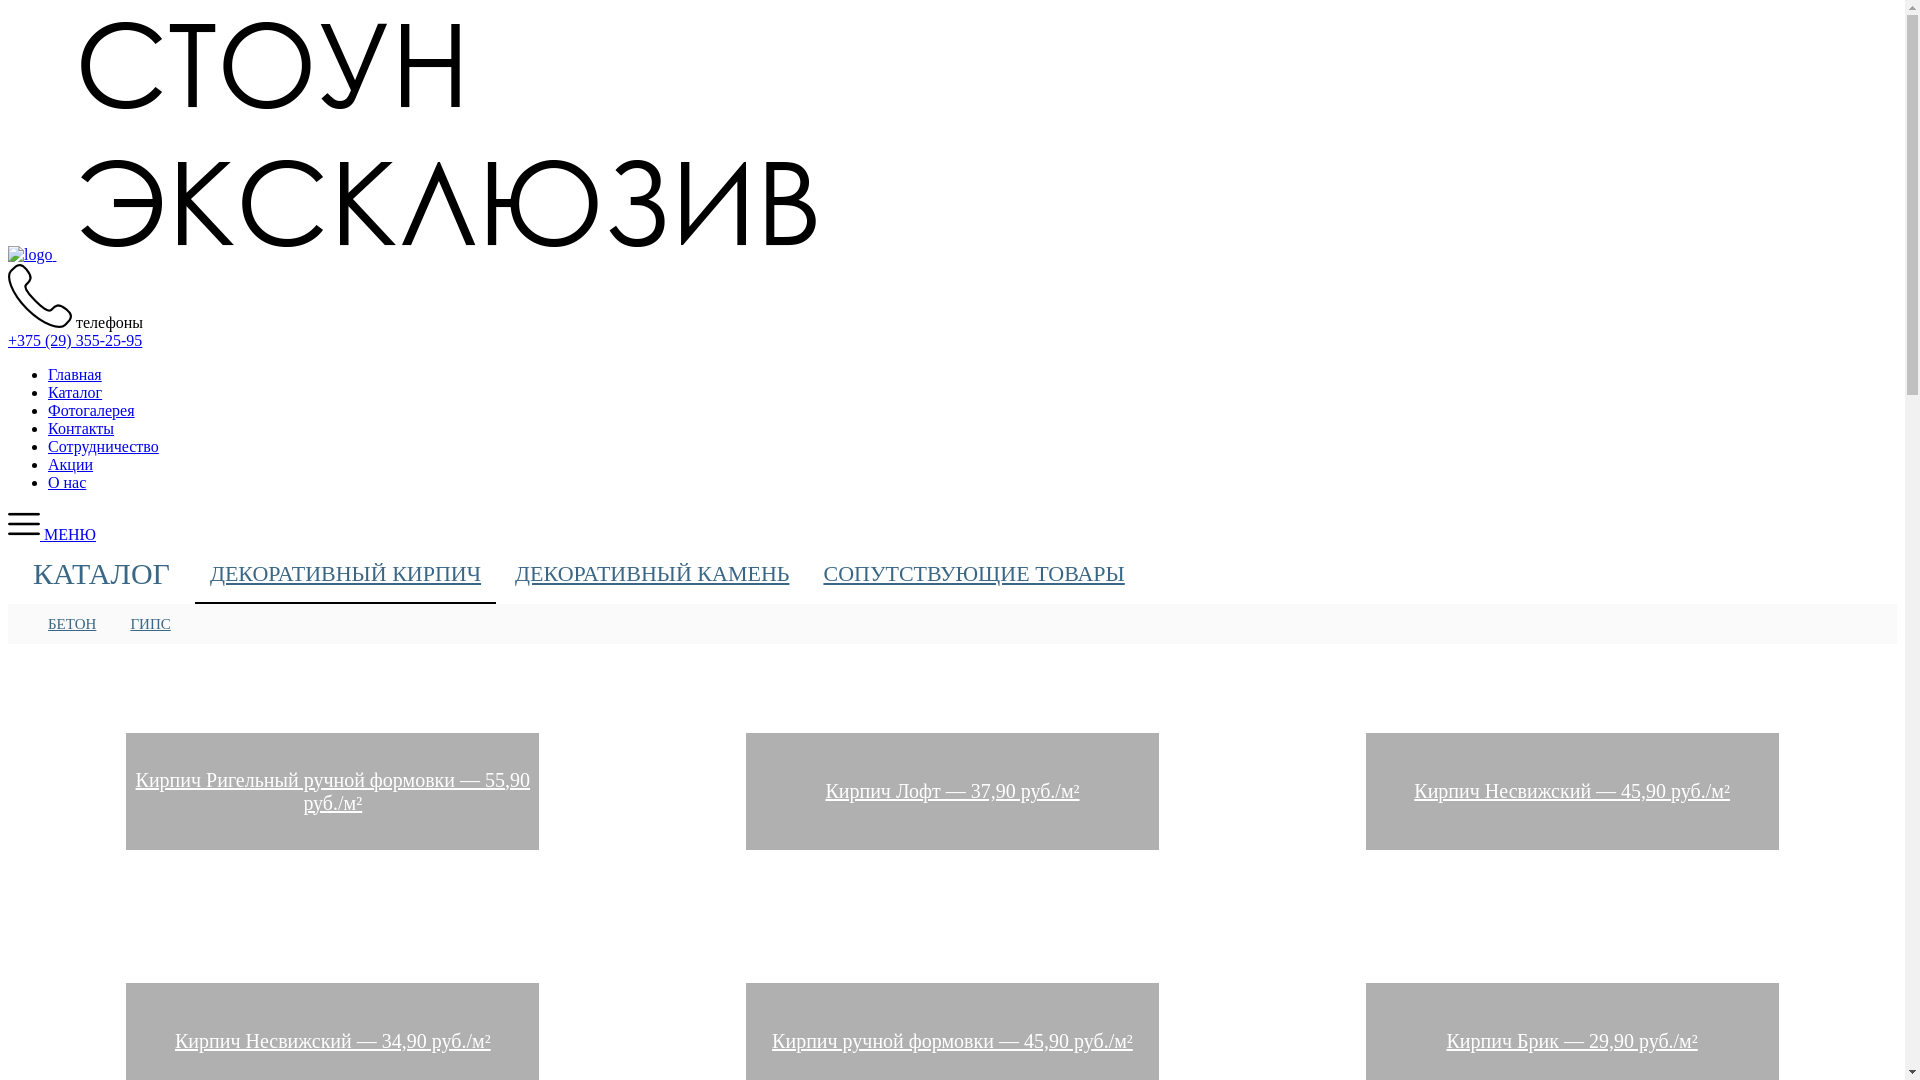 The image size is (1920, 1080). I want to click on '+375 (29) 355-25-95', so click(8, 339).